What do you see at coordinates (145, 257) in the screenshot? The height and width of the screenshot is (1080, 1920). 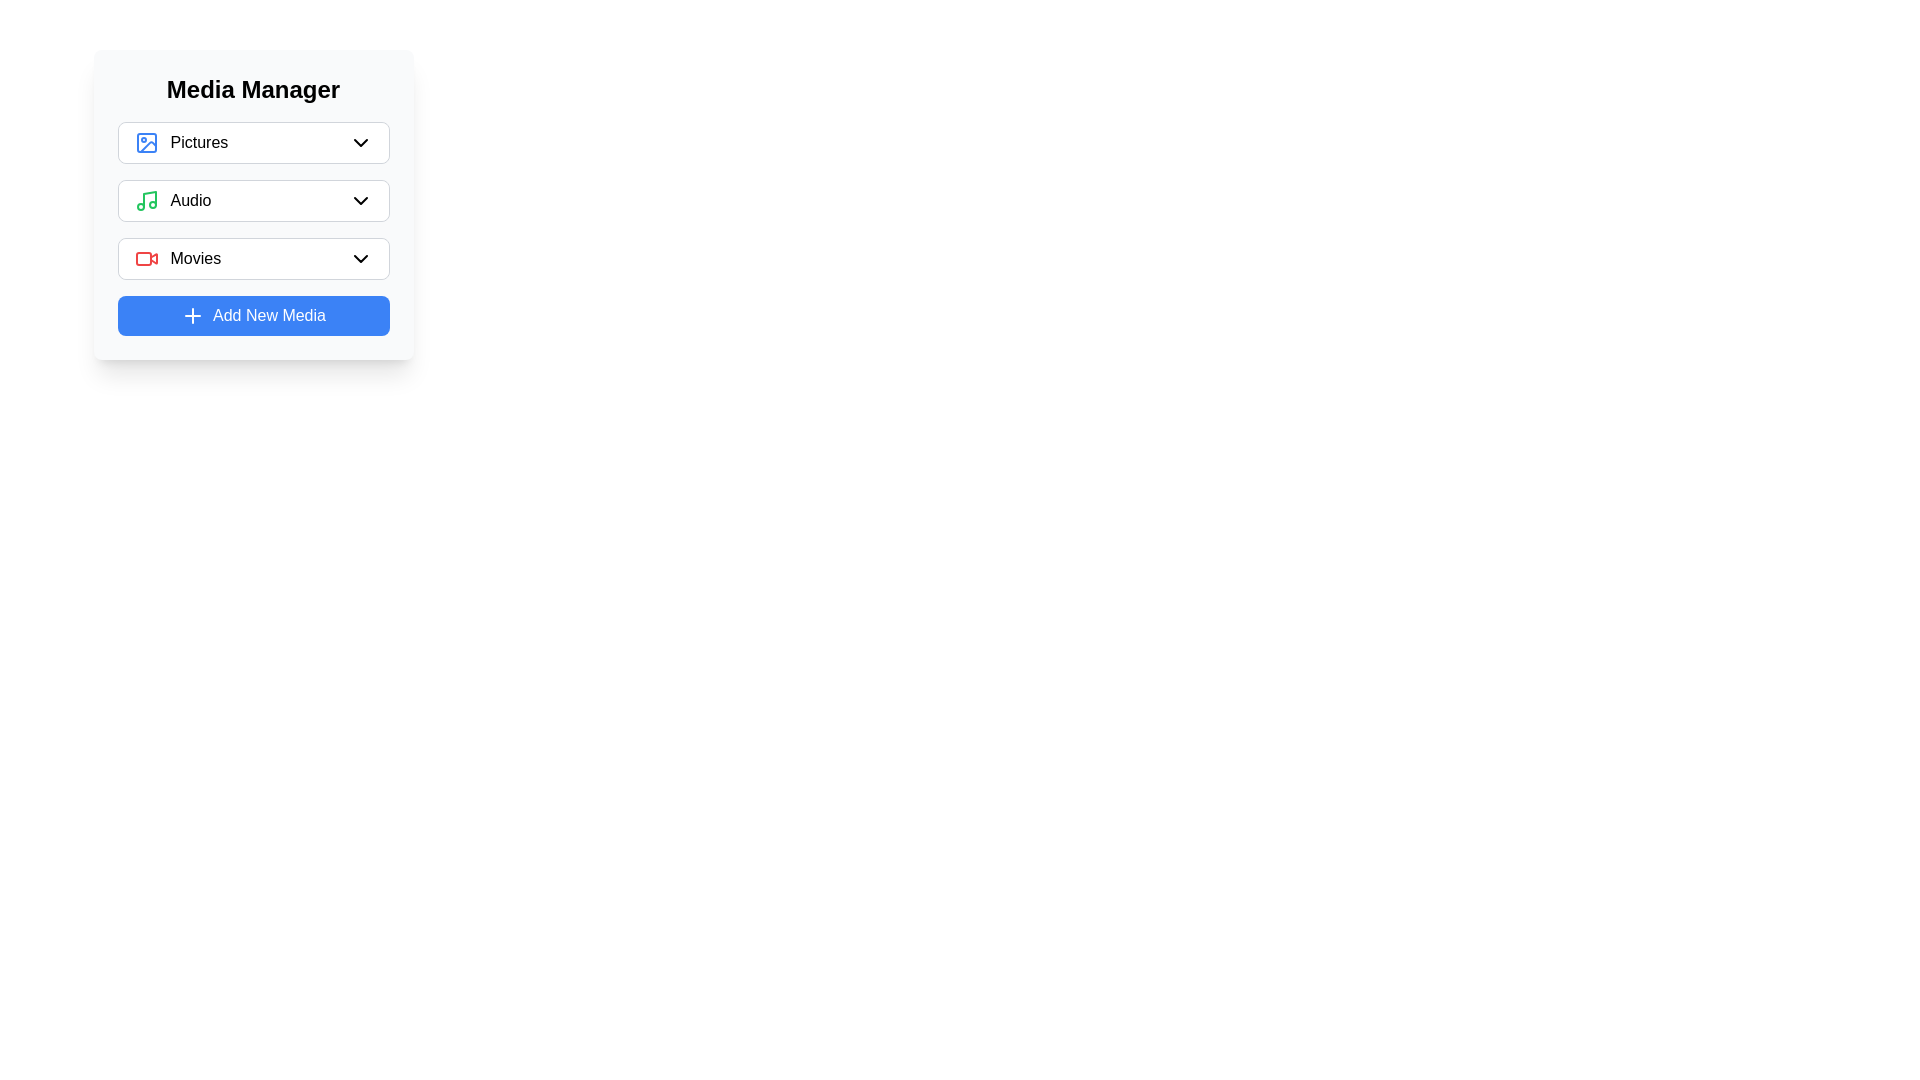 I see `the video camera icon filled with red color located next to the 'Movies' label in the 'Media Manager' section` at bounding box center [145, 257].